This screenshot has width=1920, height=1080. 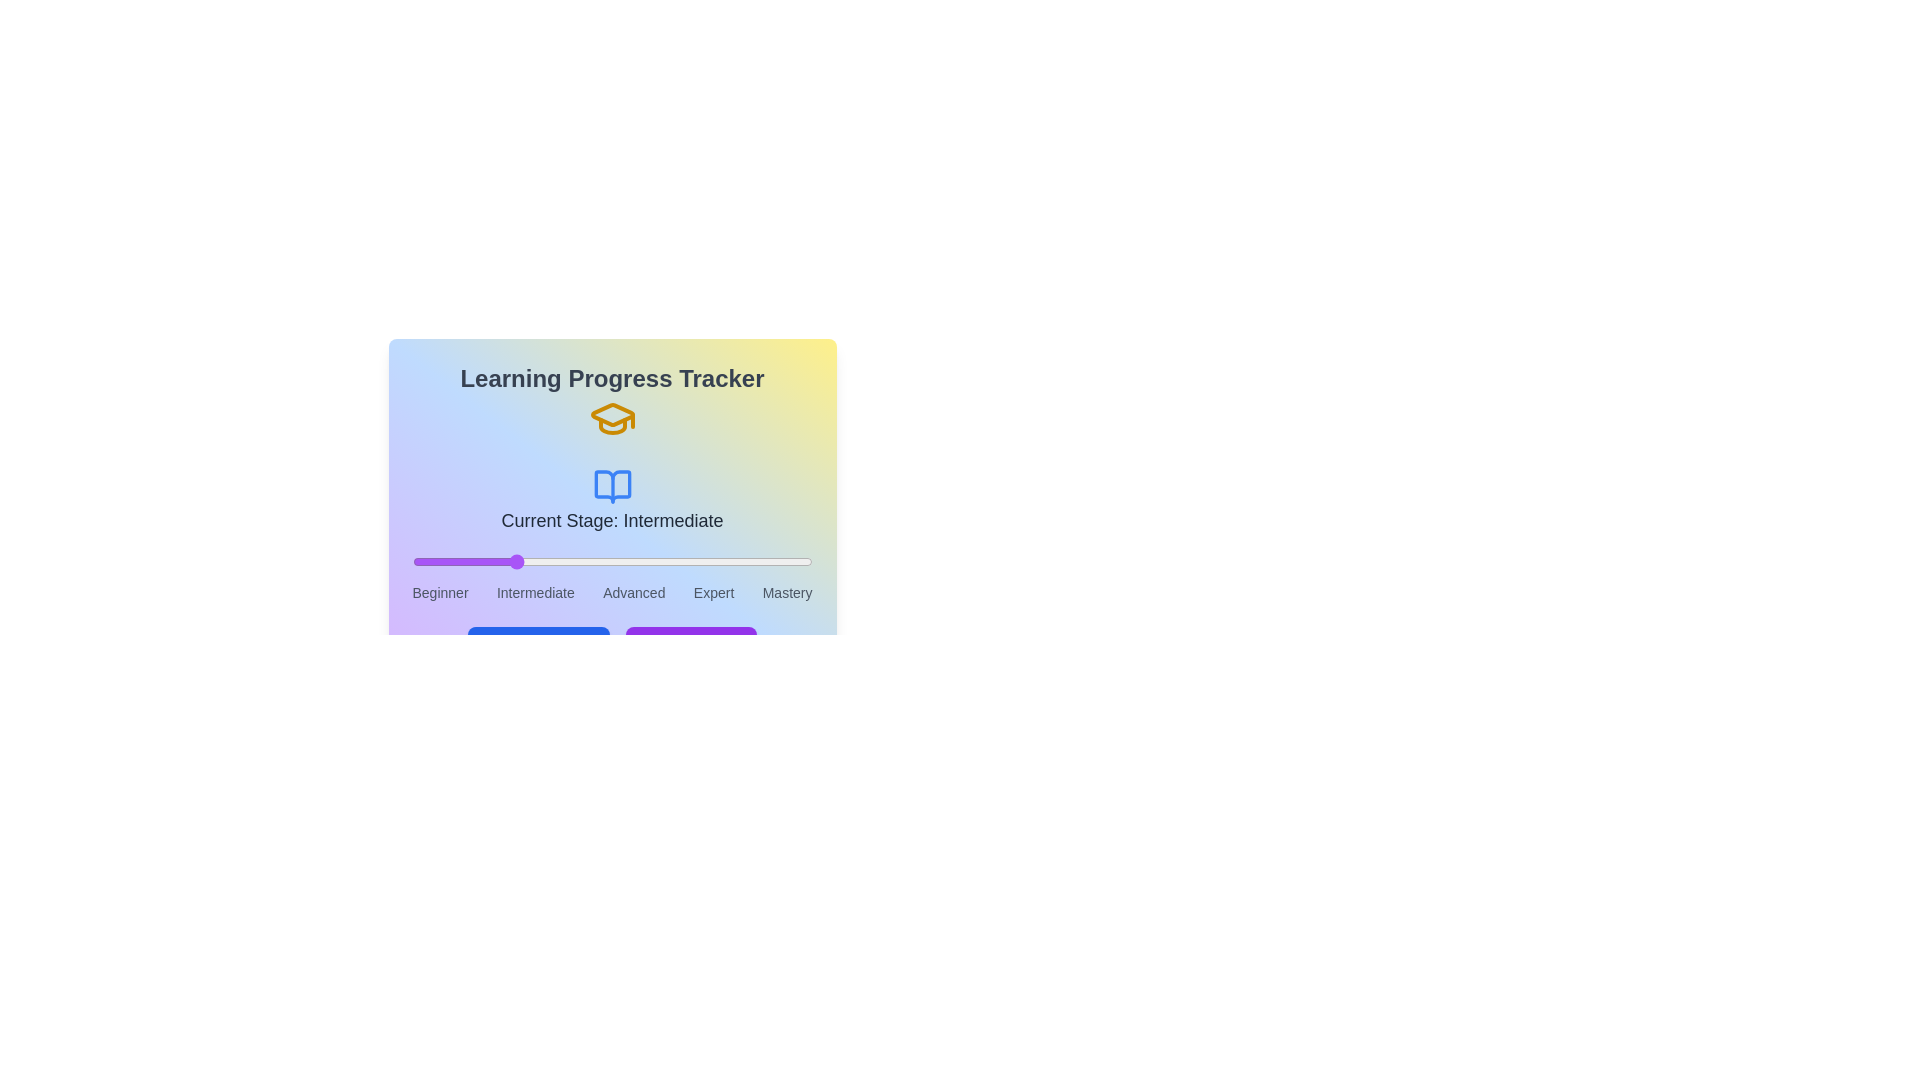 I want to click on the 'Max Progress' button, so click(x=691, y=647).